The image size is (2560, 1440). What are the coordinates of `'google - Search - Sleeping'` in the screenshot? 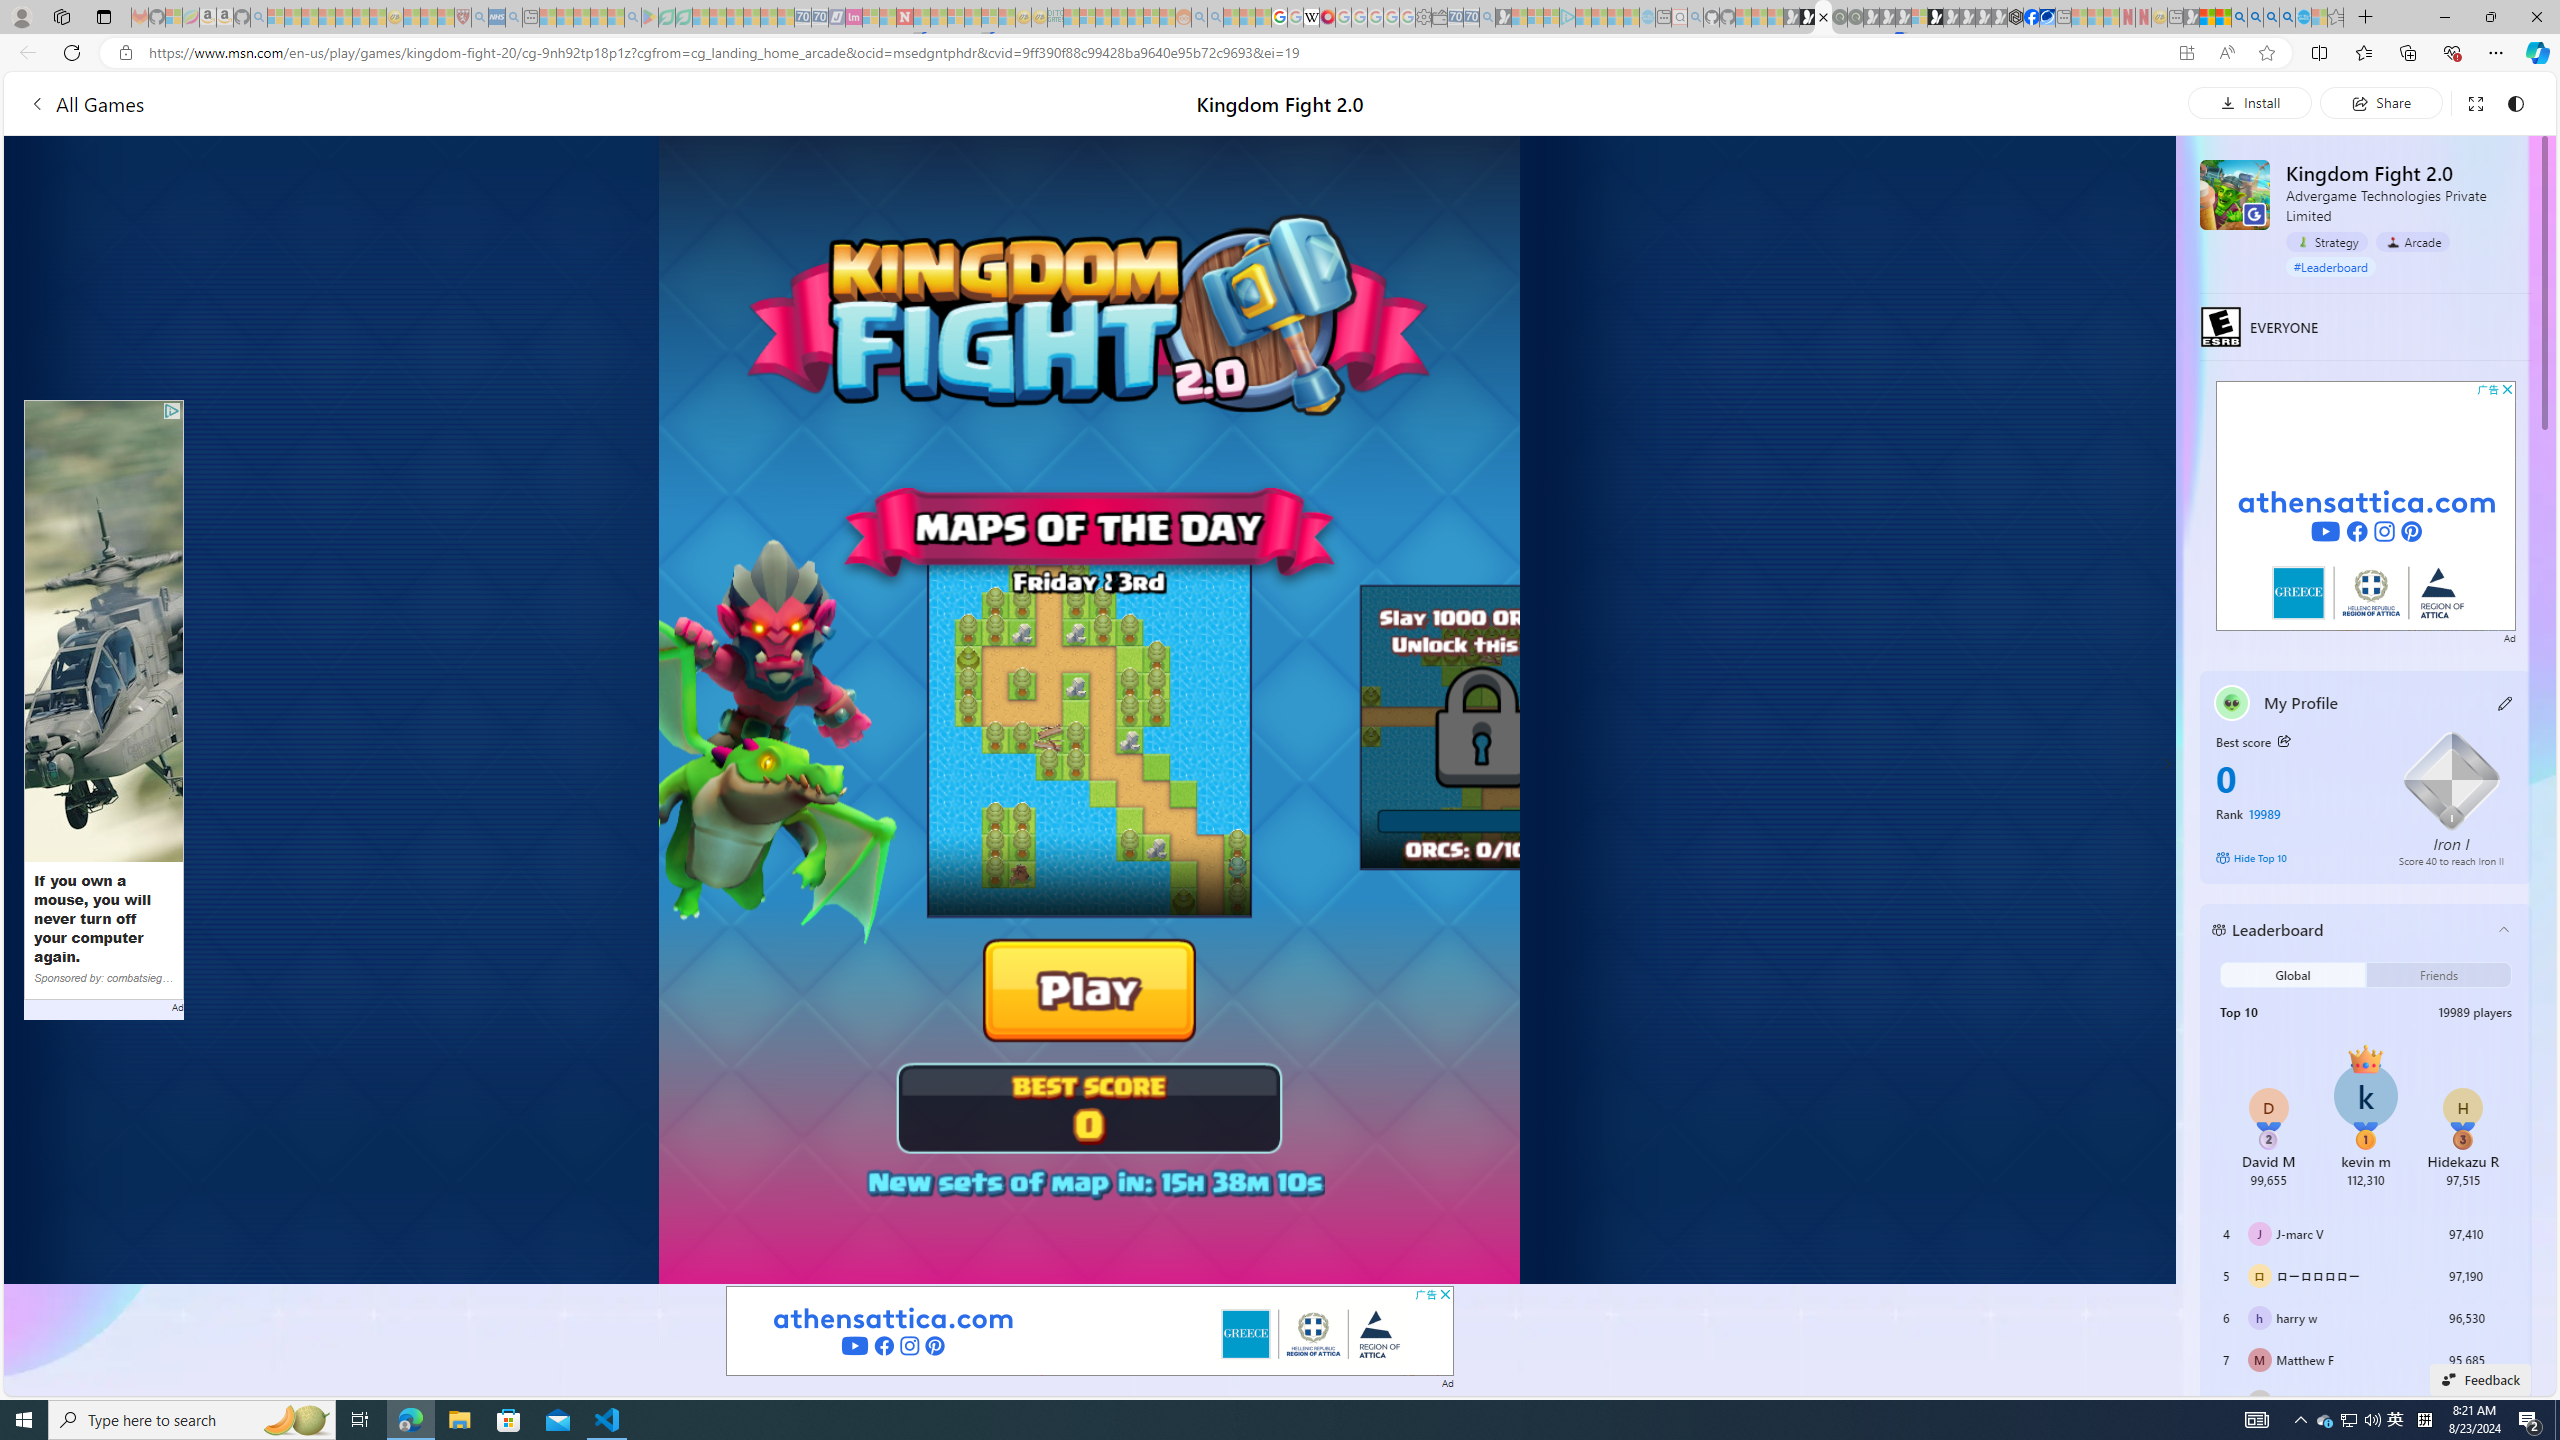 It's located at (632, 16).